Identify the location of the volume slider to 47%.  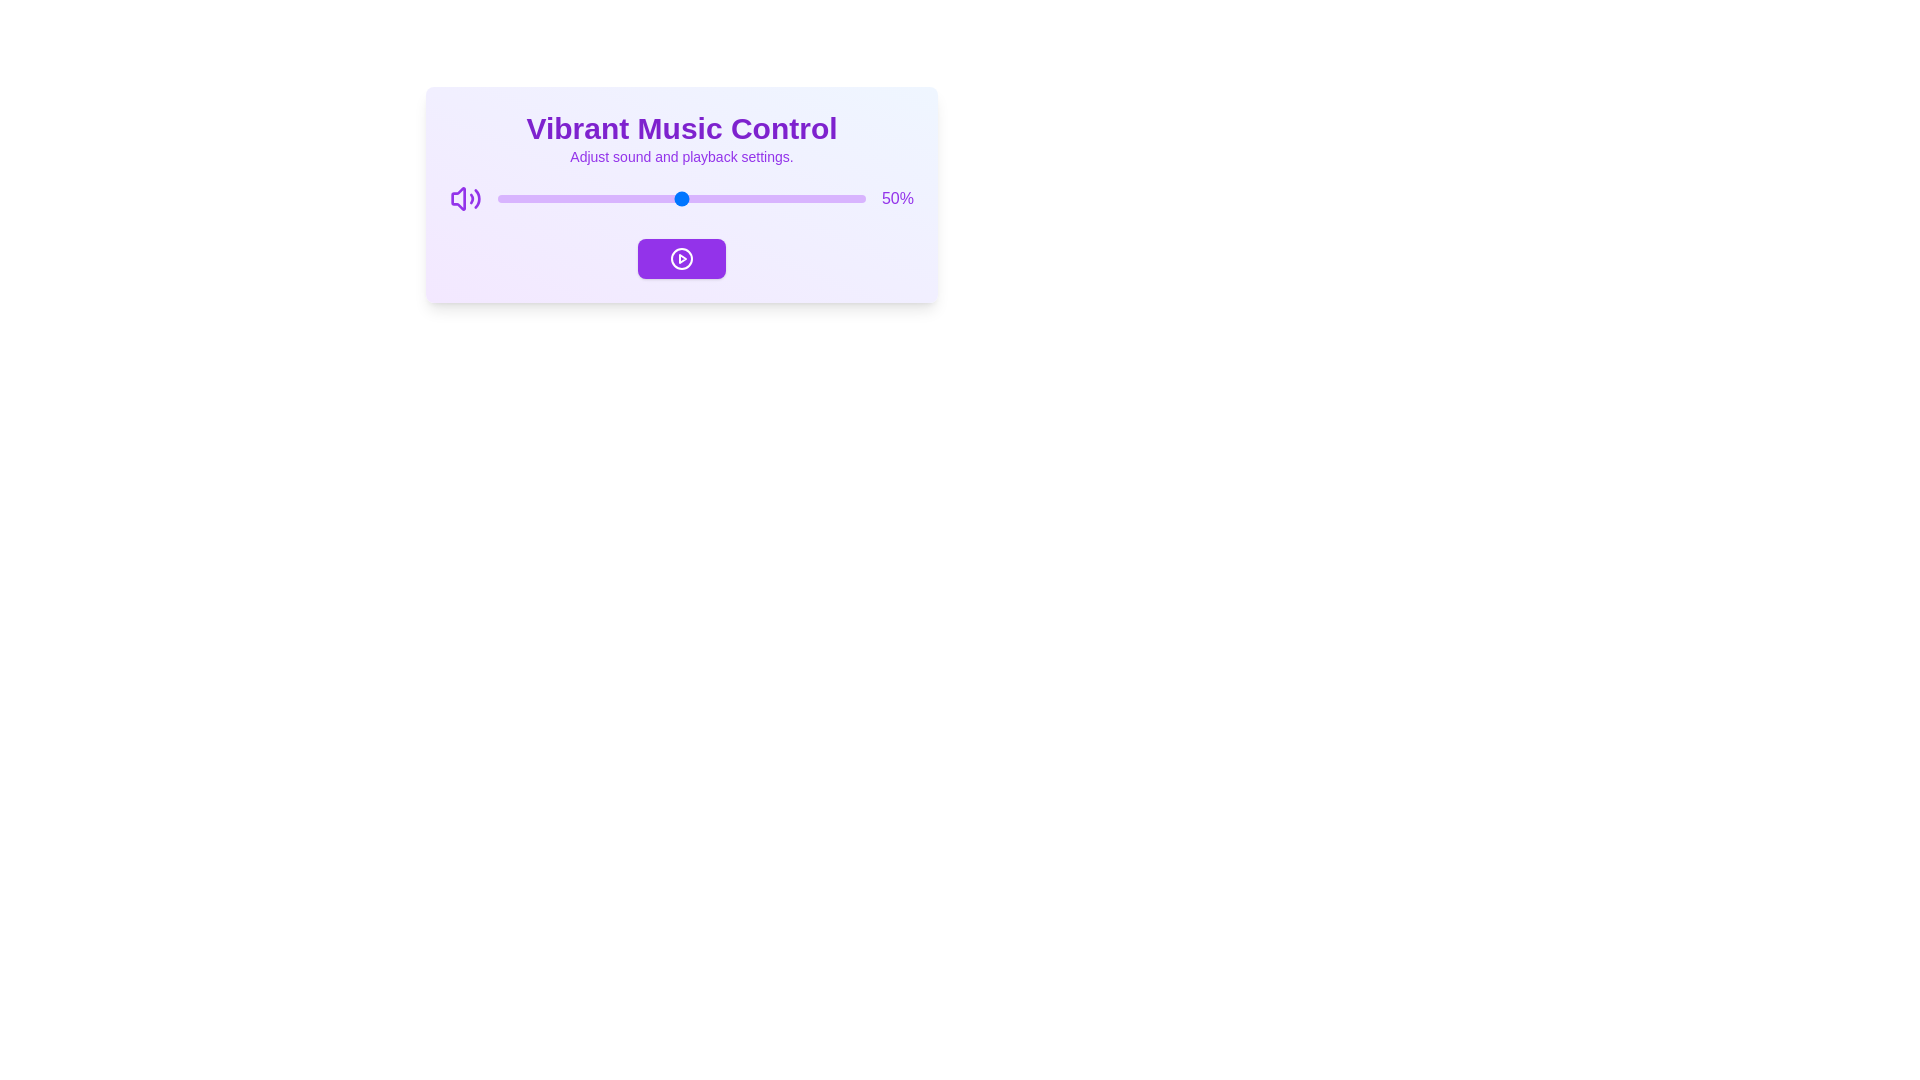
(670, 199).